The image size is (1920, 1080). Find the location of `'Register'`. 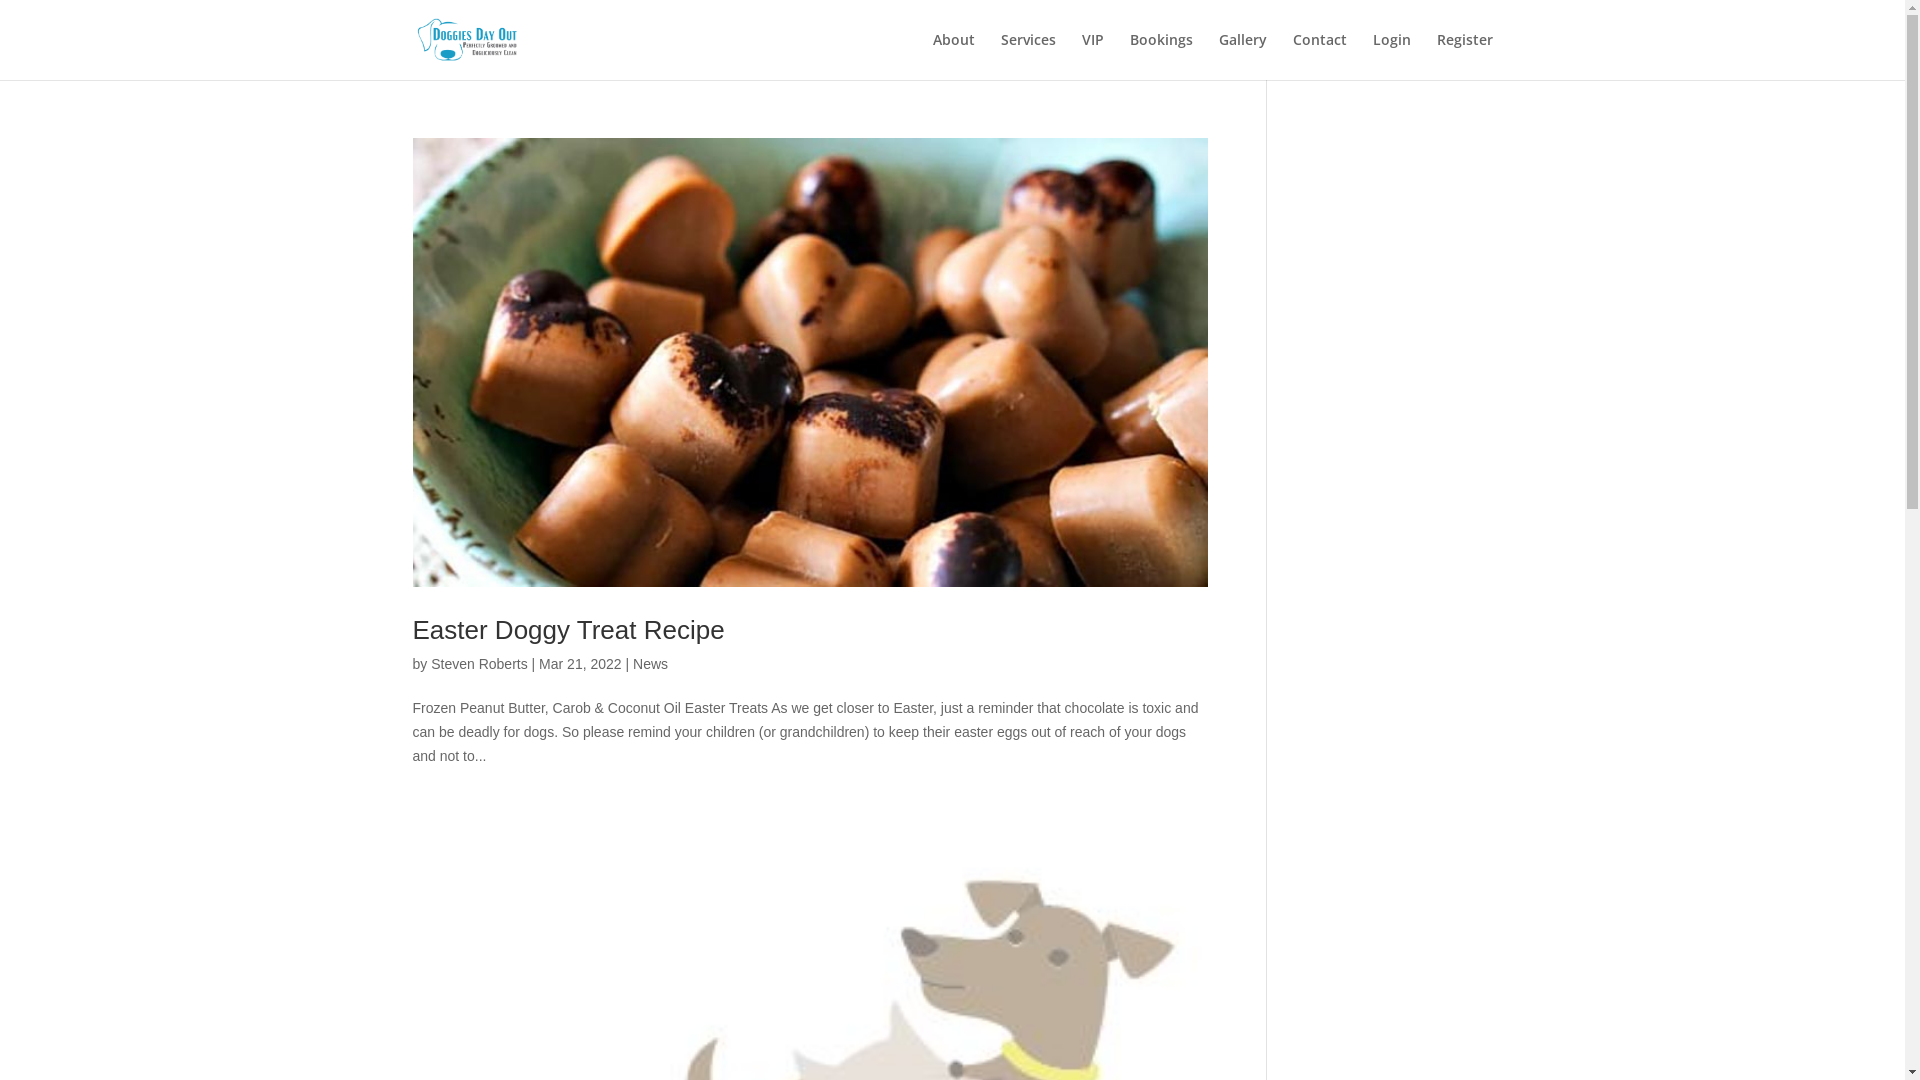

'Register' is located at coordinates (1464, 55).